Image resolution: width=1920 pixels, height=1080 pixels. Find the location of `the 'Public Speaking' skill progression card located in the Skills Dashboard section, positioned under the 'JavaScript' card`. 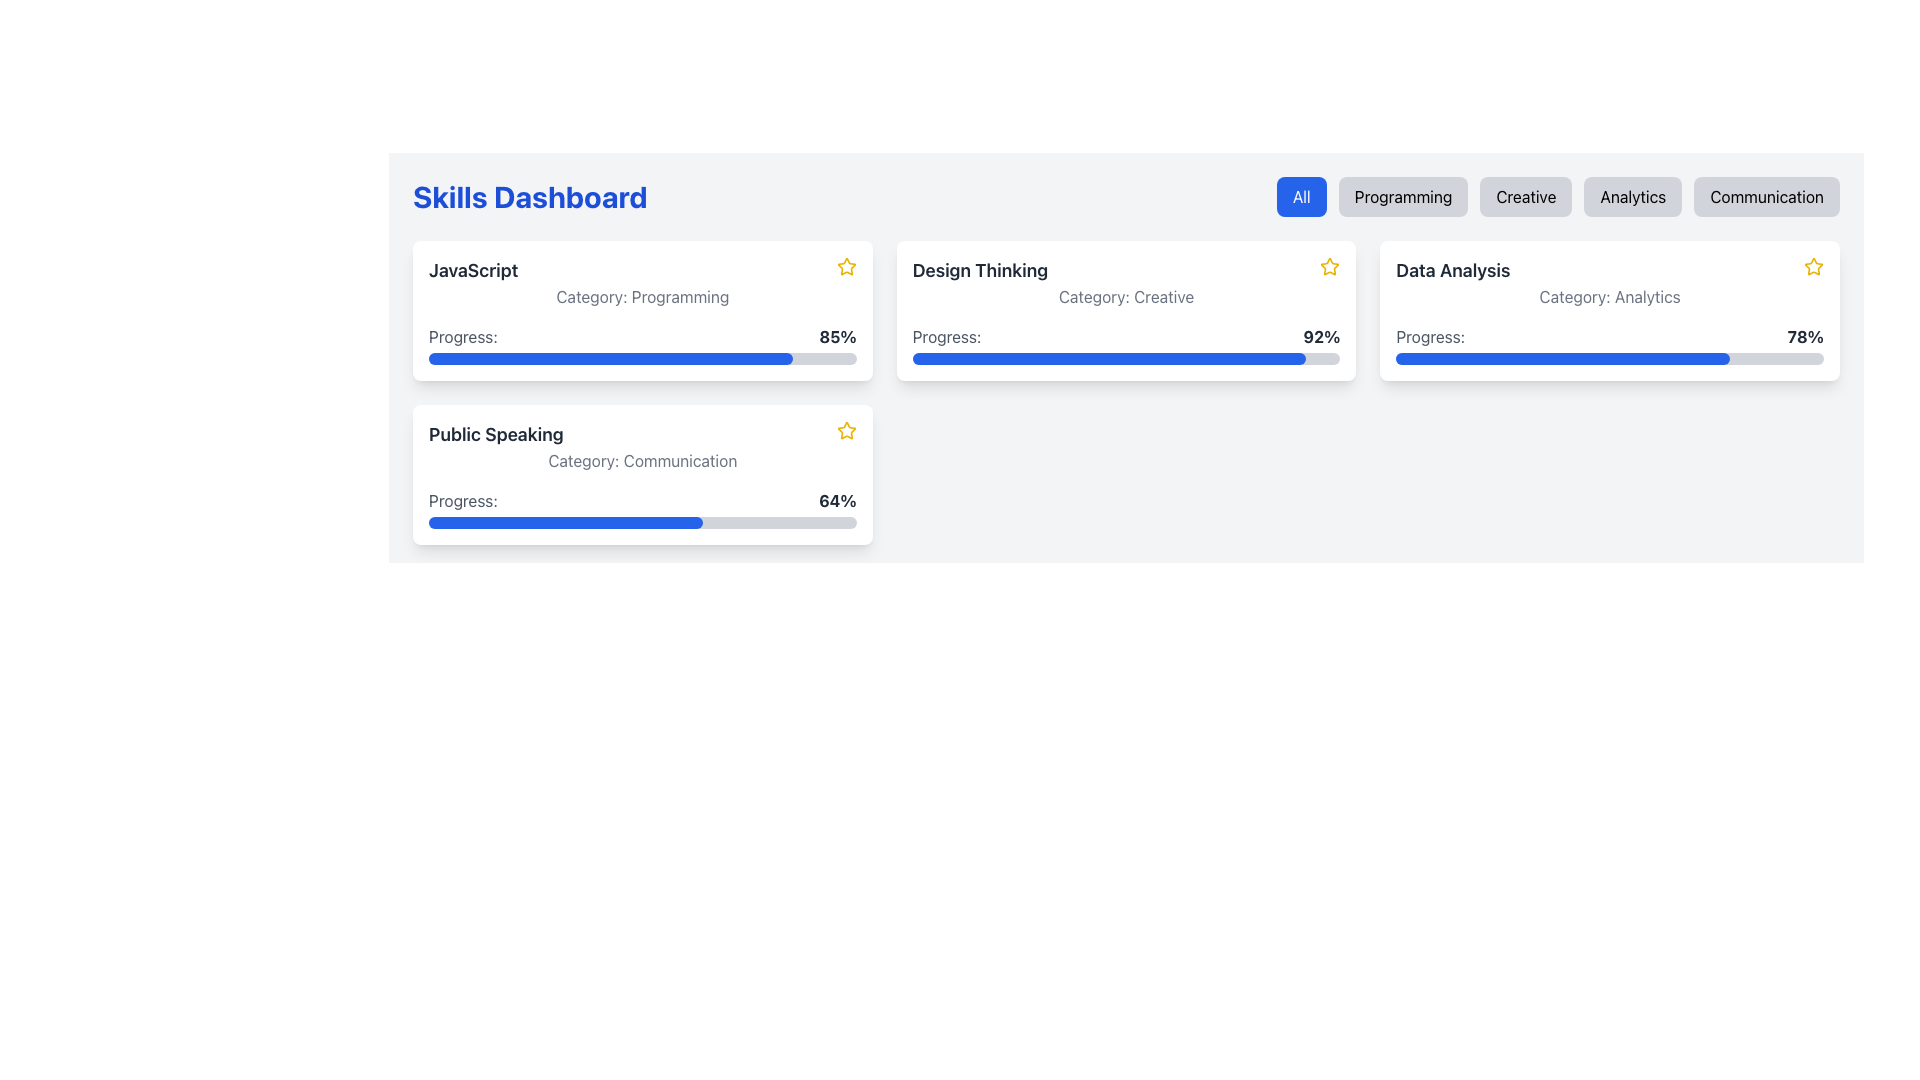

the 'Public Speaking' skill progression card located in the Skills Dashboard section, positioned under the 'JavaScript' card is located at coordinates (642, 474).